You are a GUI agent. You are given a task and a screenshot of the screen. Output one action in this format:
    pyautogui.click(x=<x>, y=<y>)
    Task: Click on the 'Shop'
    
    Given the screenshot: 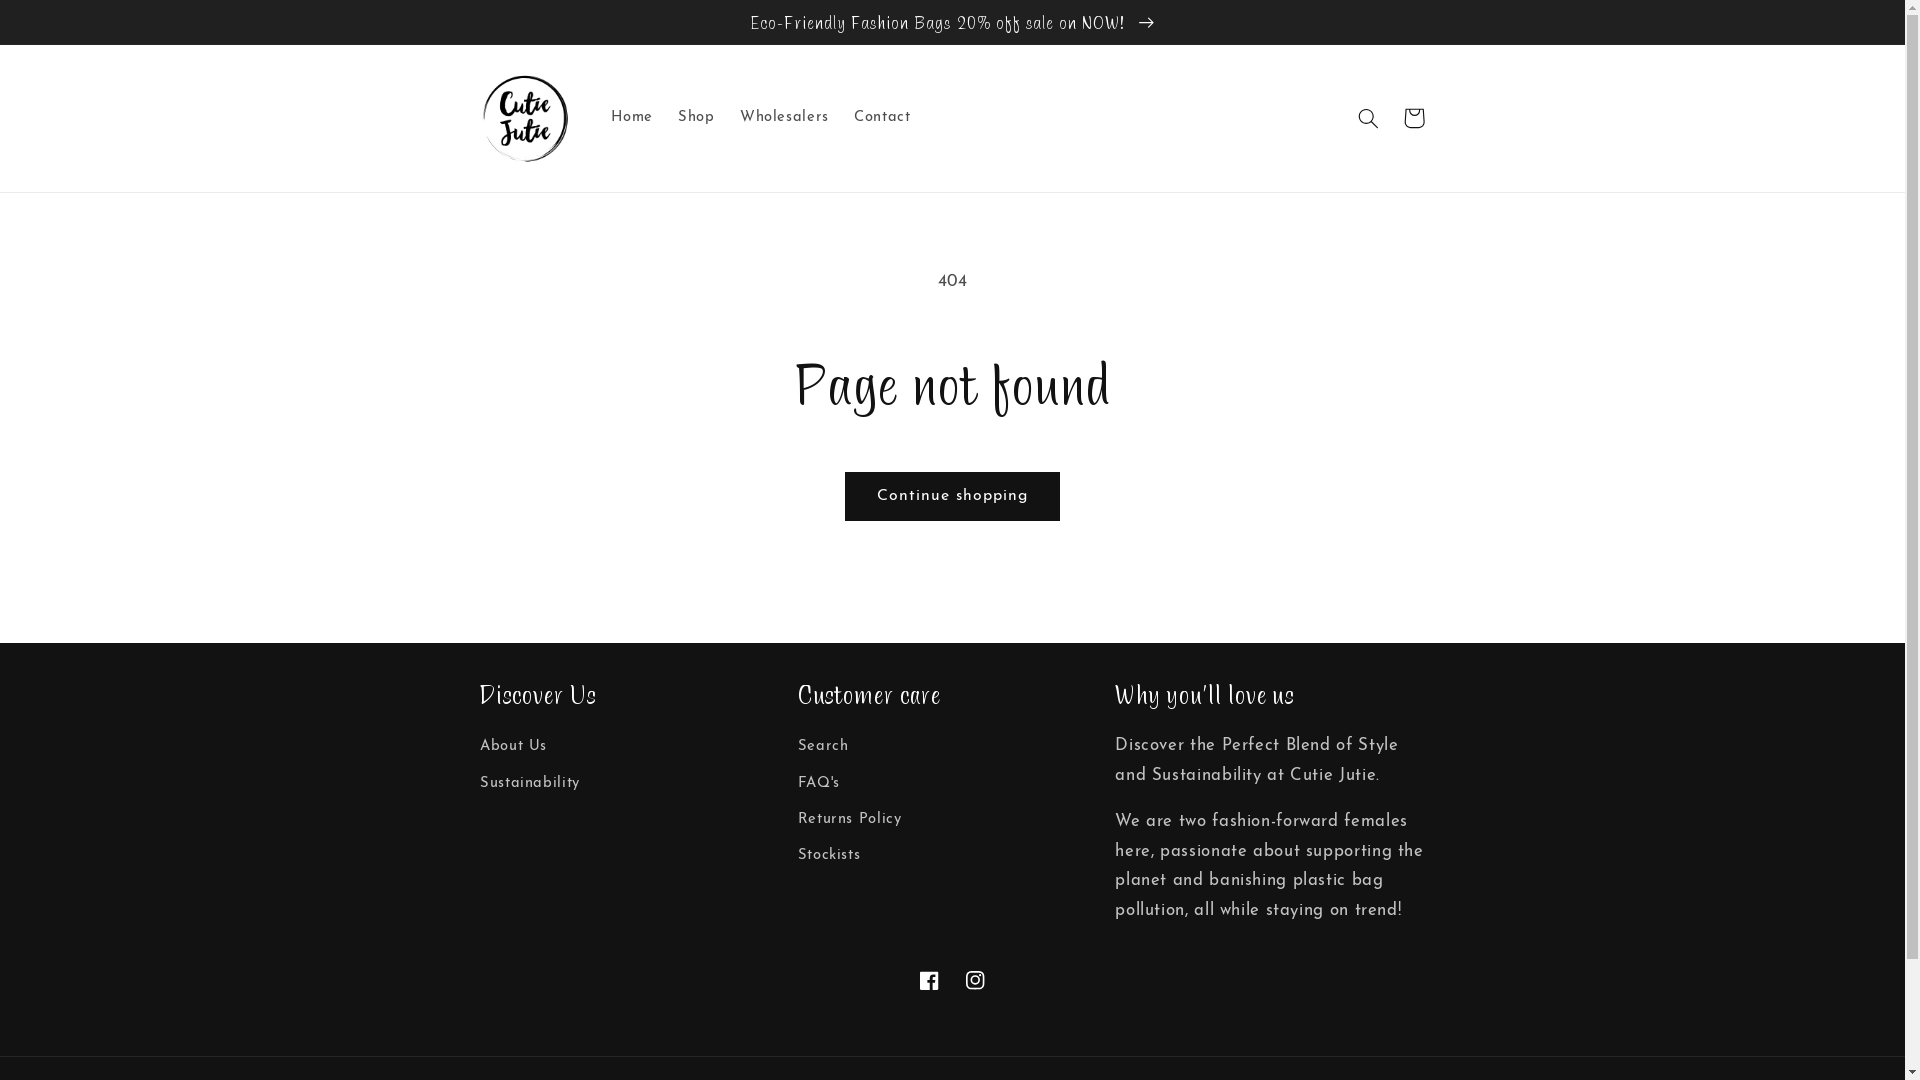 What is the action you would take?
    pyautogui.click(x=696, y=118)
    